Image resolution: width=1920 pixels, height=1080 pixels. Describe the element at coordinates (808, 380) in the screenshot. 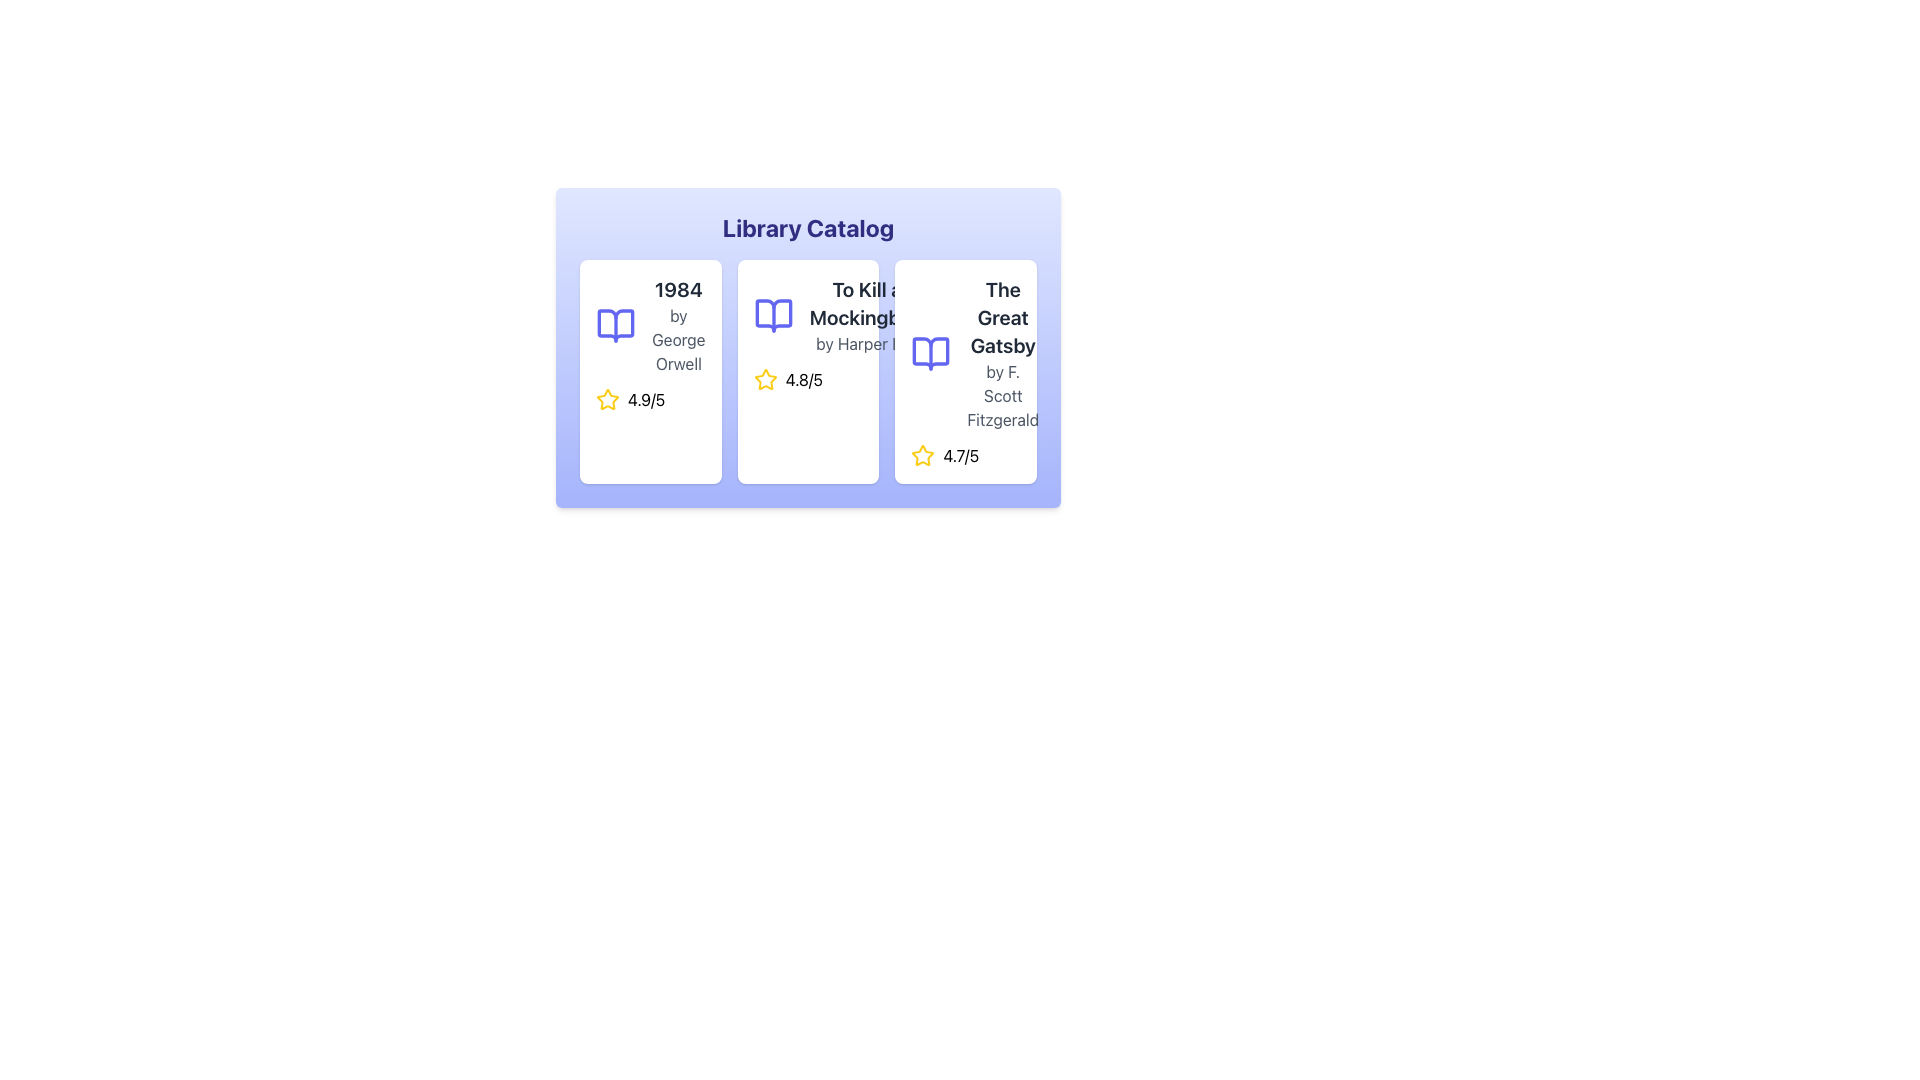

I see `the rating display showing '4.8/5' next to a yellow star icon` at that location.